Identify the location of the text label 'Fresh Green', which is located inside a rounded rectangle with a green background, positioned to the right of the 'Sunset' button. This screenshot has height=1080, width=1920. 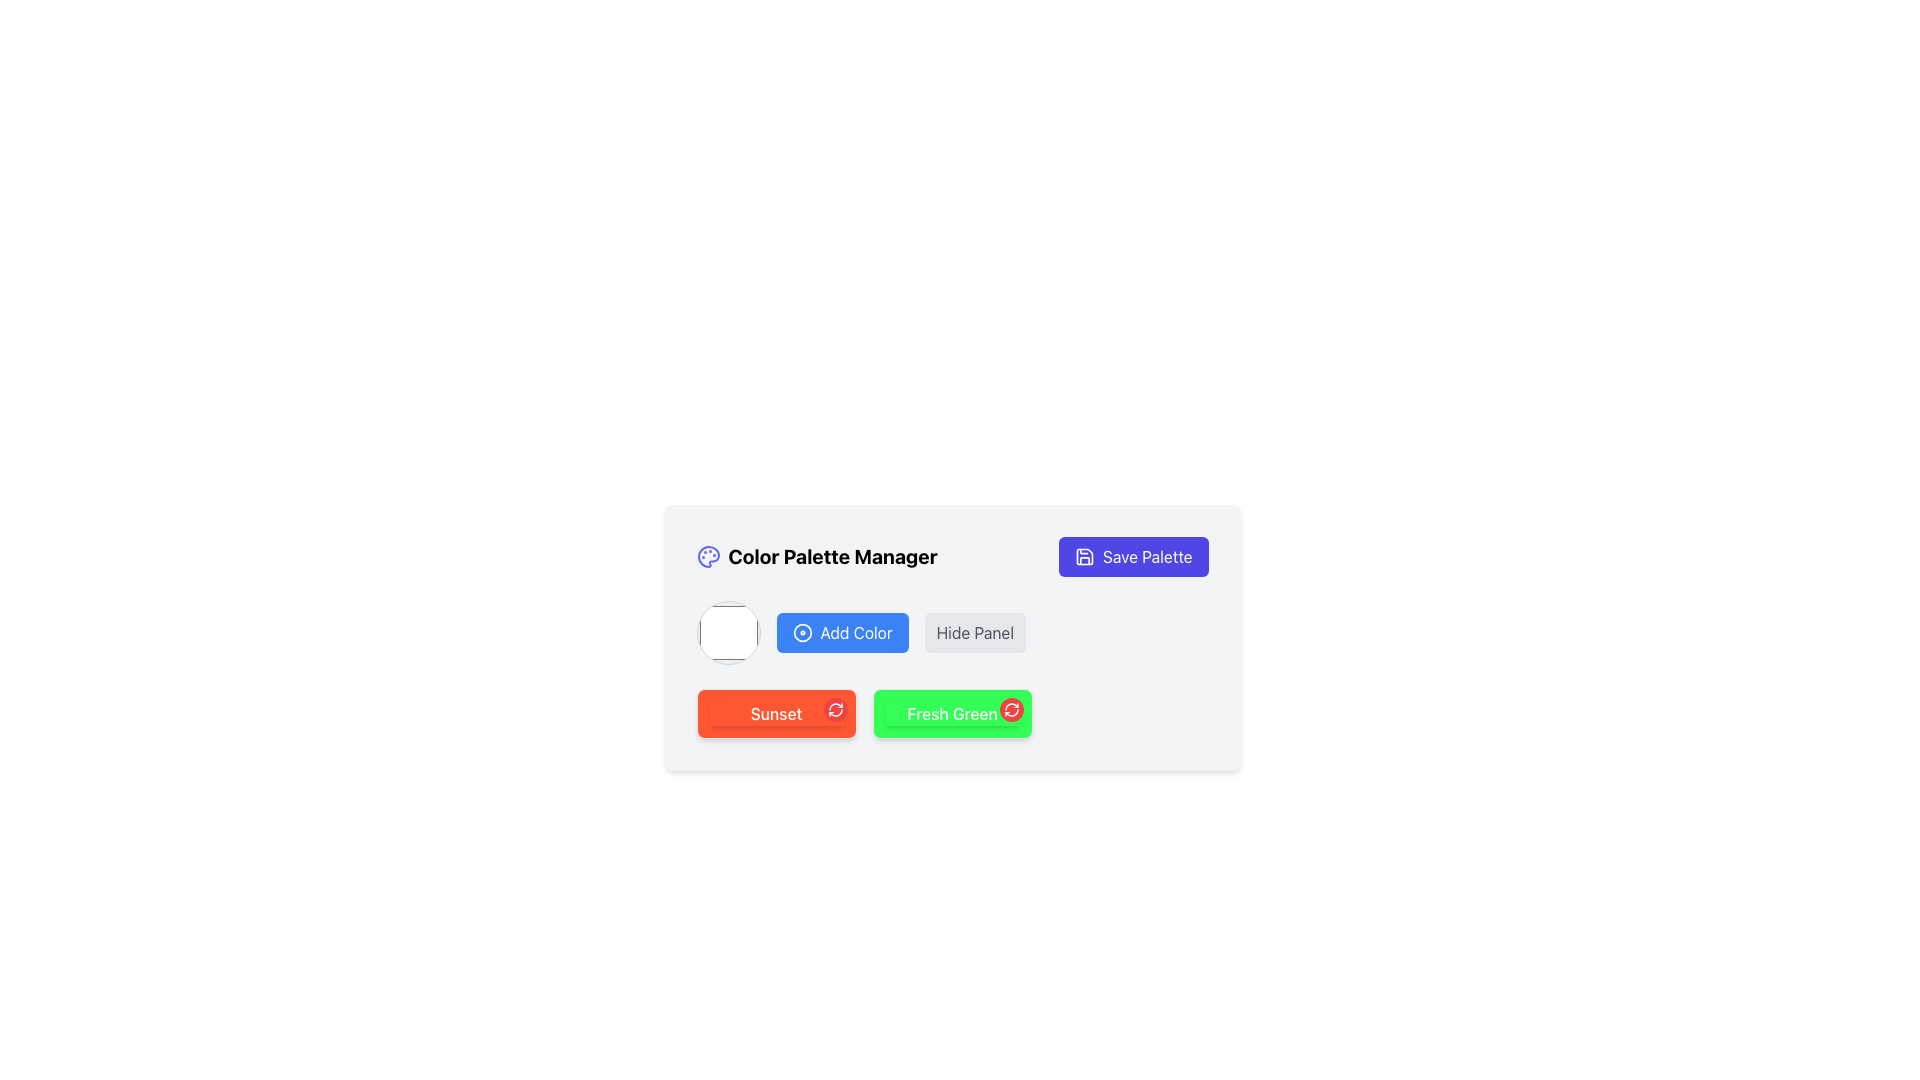
(951, 712).